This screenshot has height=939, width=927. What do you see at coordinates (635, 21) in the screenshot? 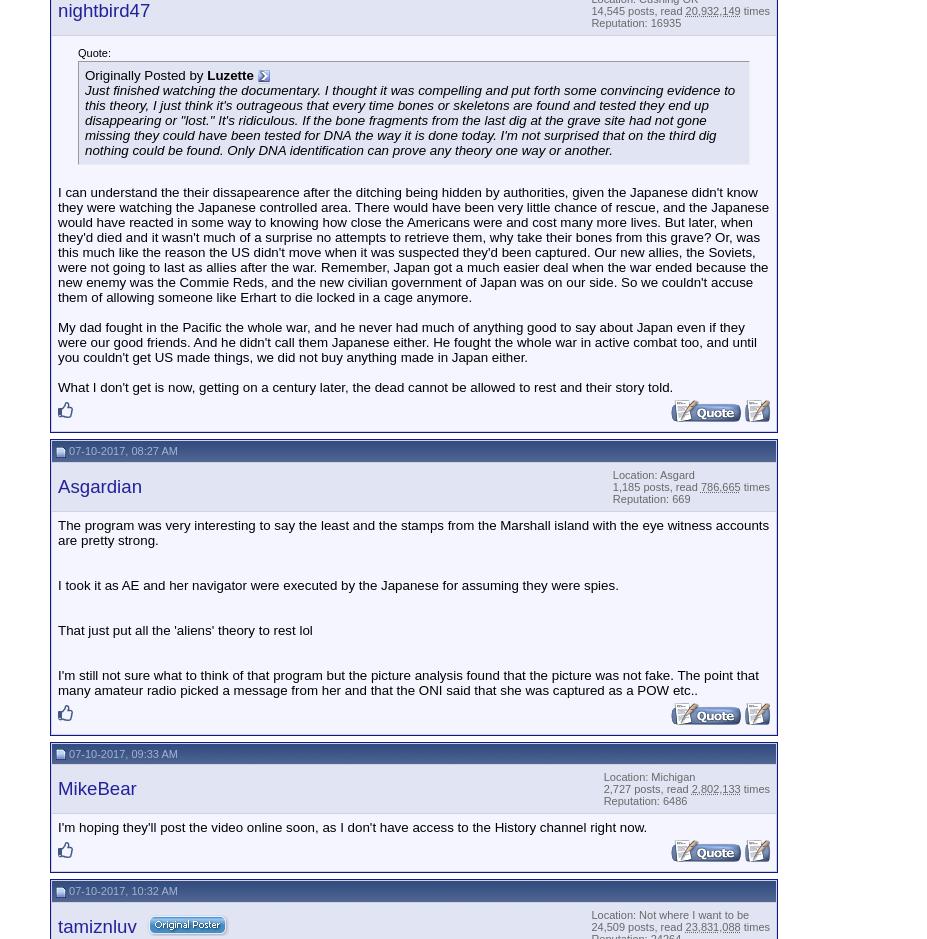
I see `'Reputation: 16935'` at bounding box center [635, 21].